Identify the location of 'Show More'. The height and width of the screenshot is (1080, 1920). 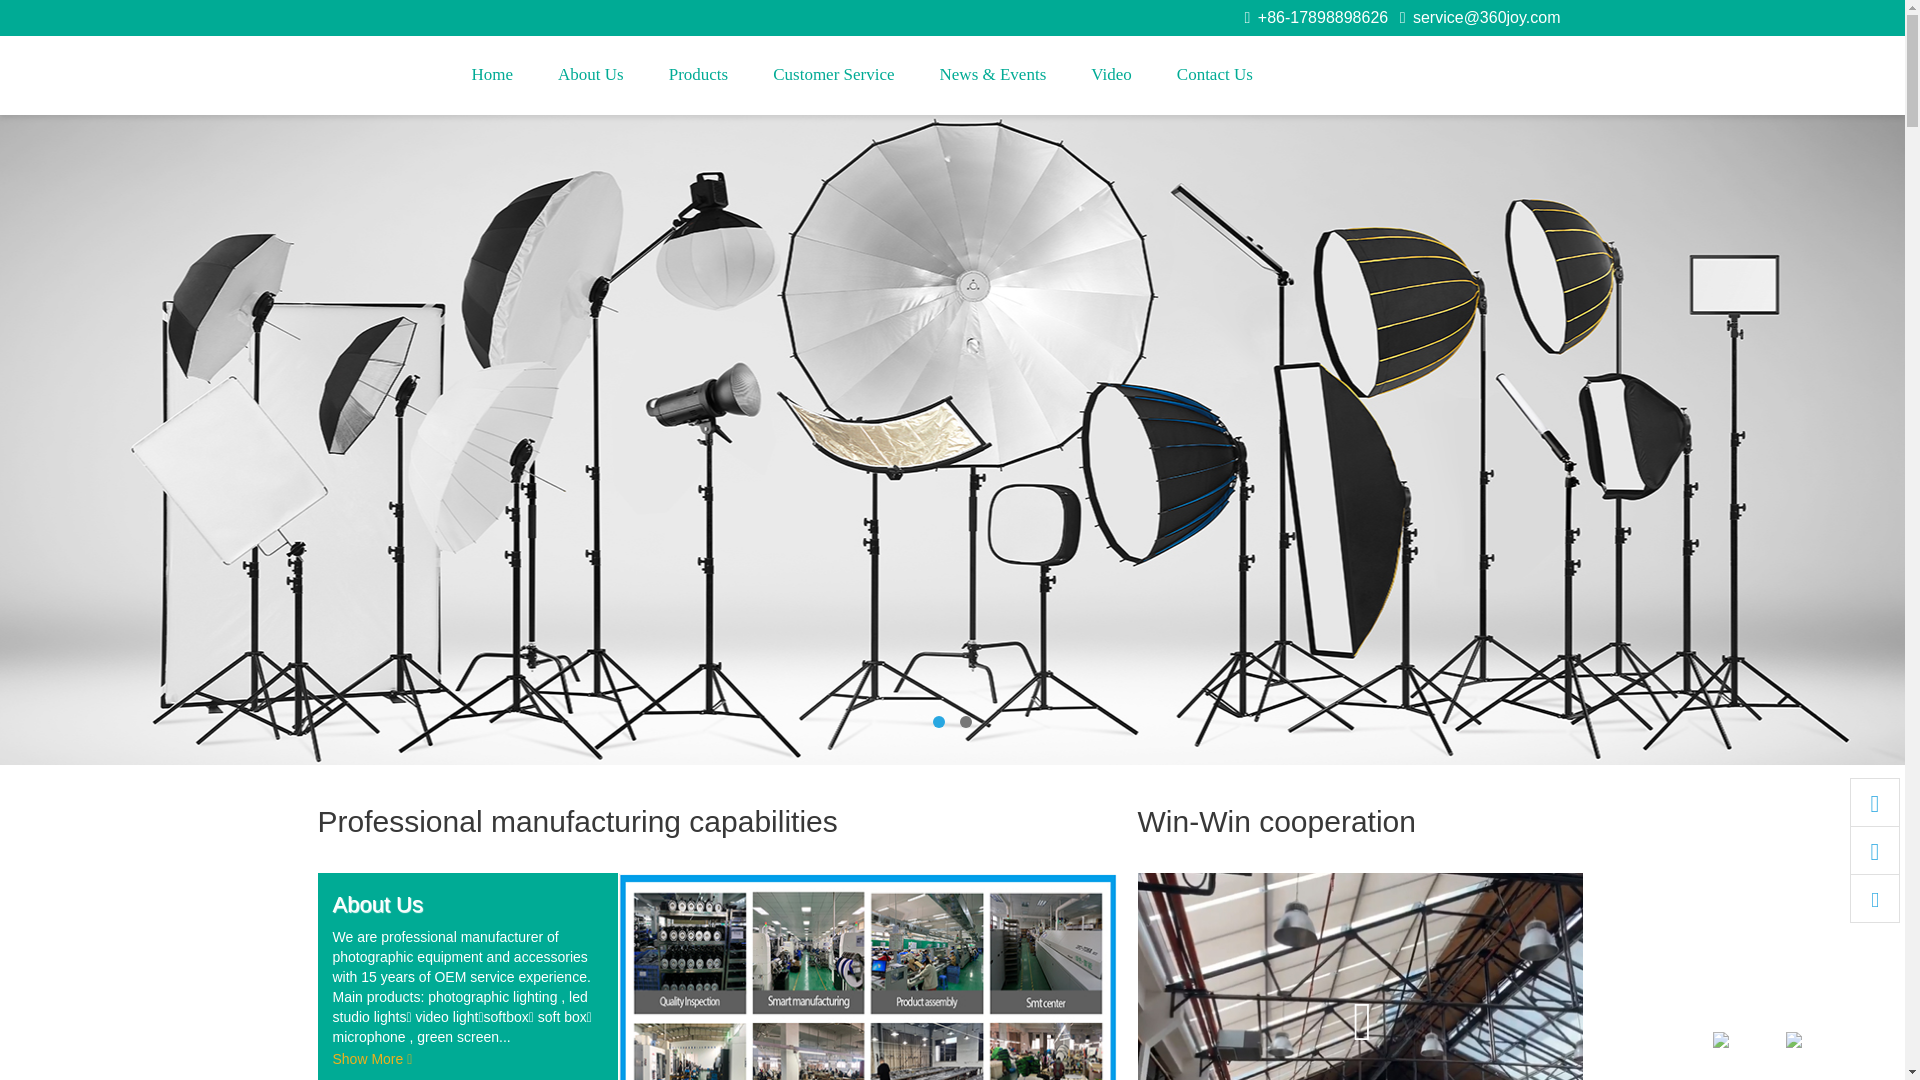
(371, 1058).